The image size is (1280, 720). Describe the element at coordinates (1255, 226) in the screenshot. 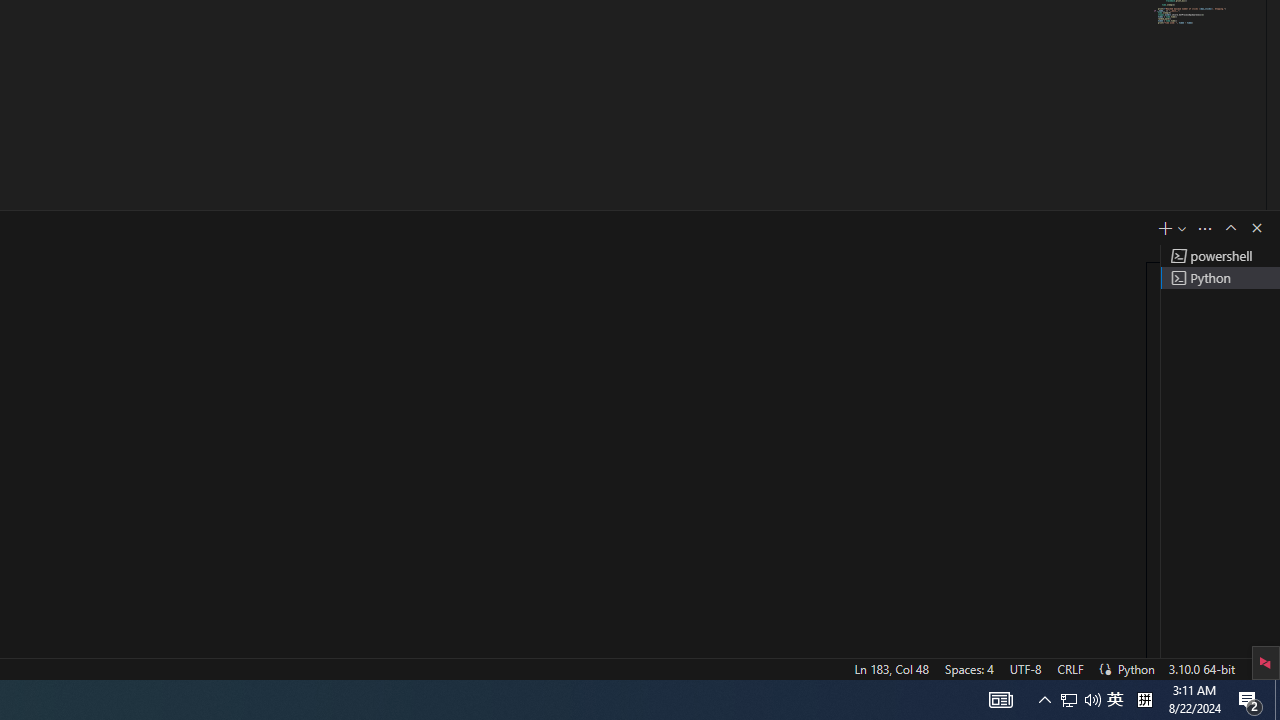

I see `'Hide Panel'` at that location.